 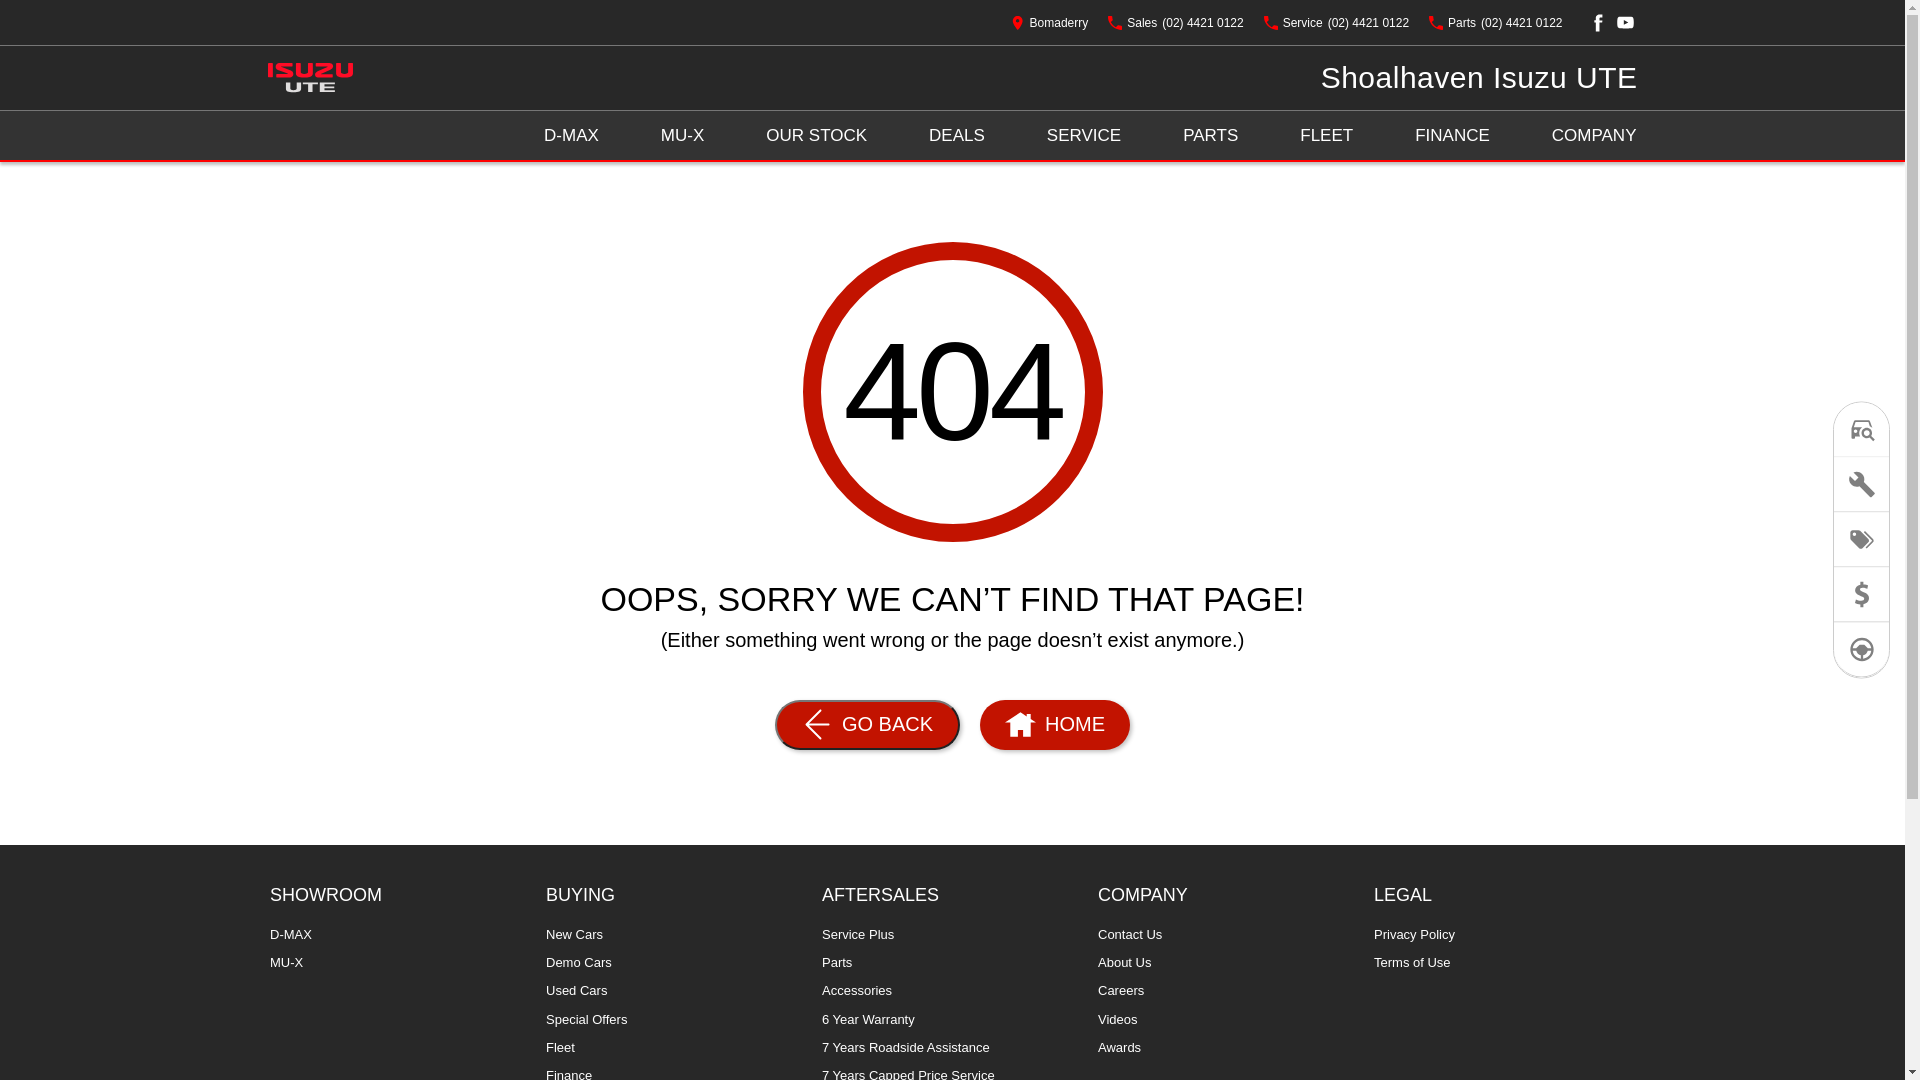 What do you see at coordinates (1124, 967) in the screenshot?
I see `'About Us'` at bounding box center [1124, 967].